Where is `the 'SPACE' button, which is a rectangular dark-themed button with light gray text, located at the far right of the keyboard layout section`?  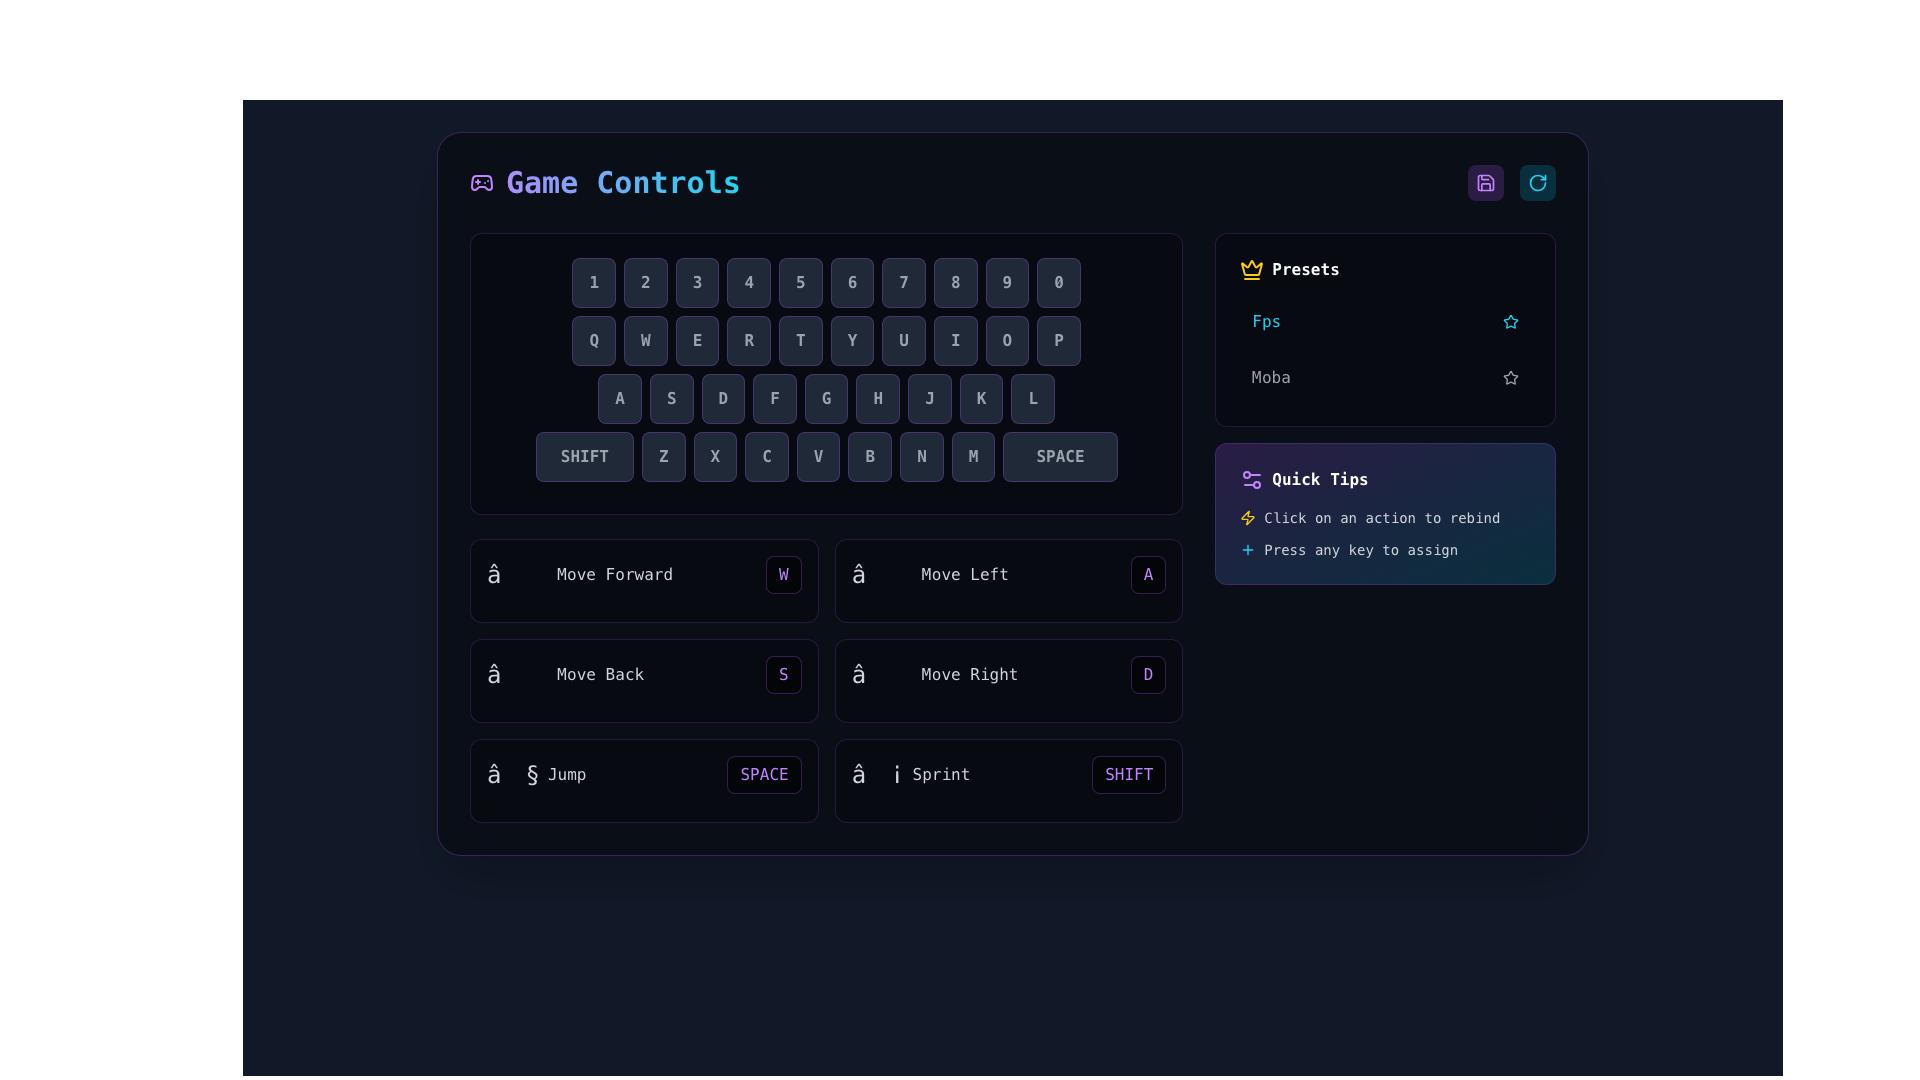
the 'SPACE' button, which is a rectangular dark-themed button with light gray text, located at the far right of the keyboard layout section is located at coordinates (1059, 456).